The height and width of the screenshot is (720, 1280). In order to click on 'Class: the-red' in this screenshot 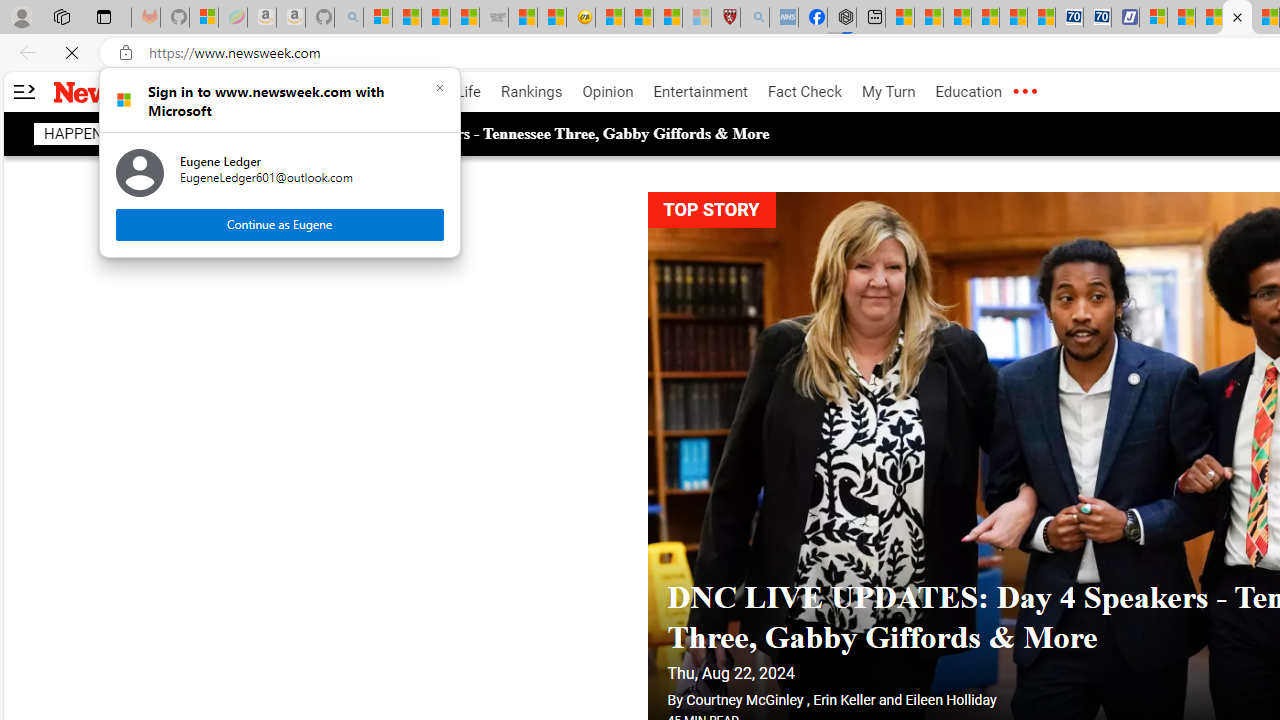, I will do `click(1024, 92)`.